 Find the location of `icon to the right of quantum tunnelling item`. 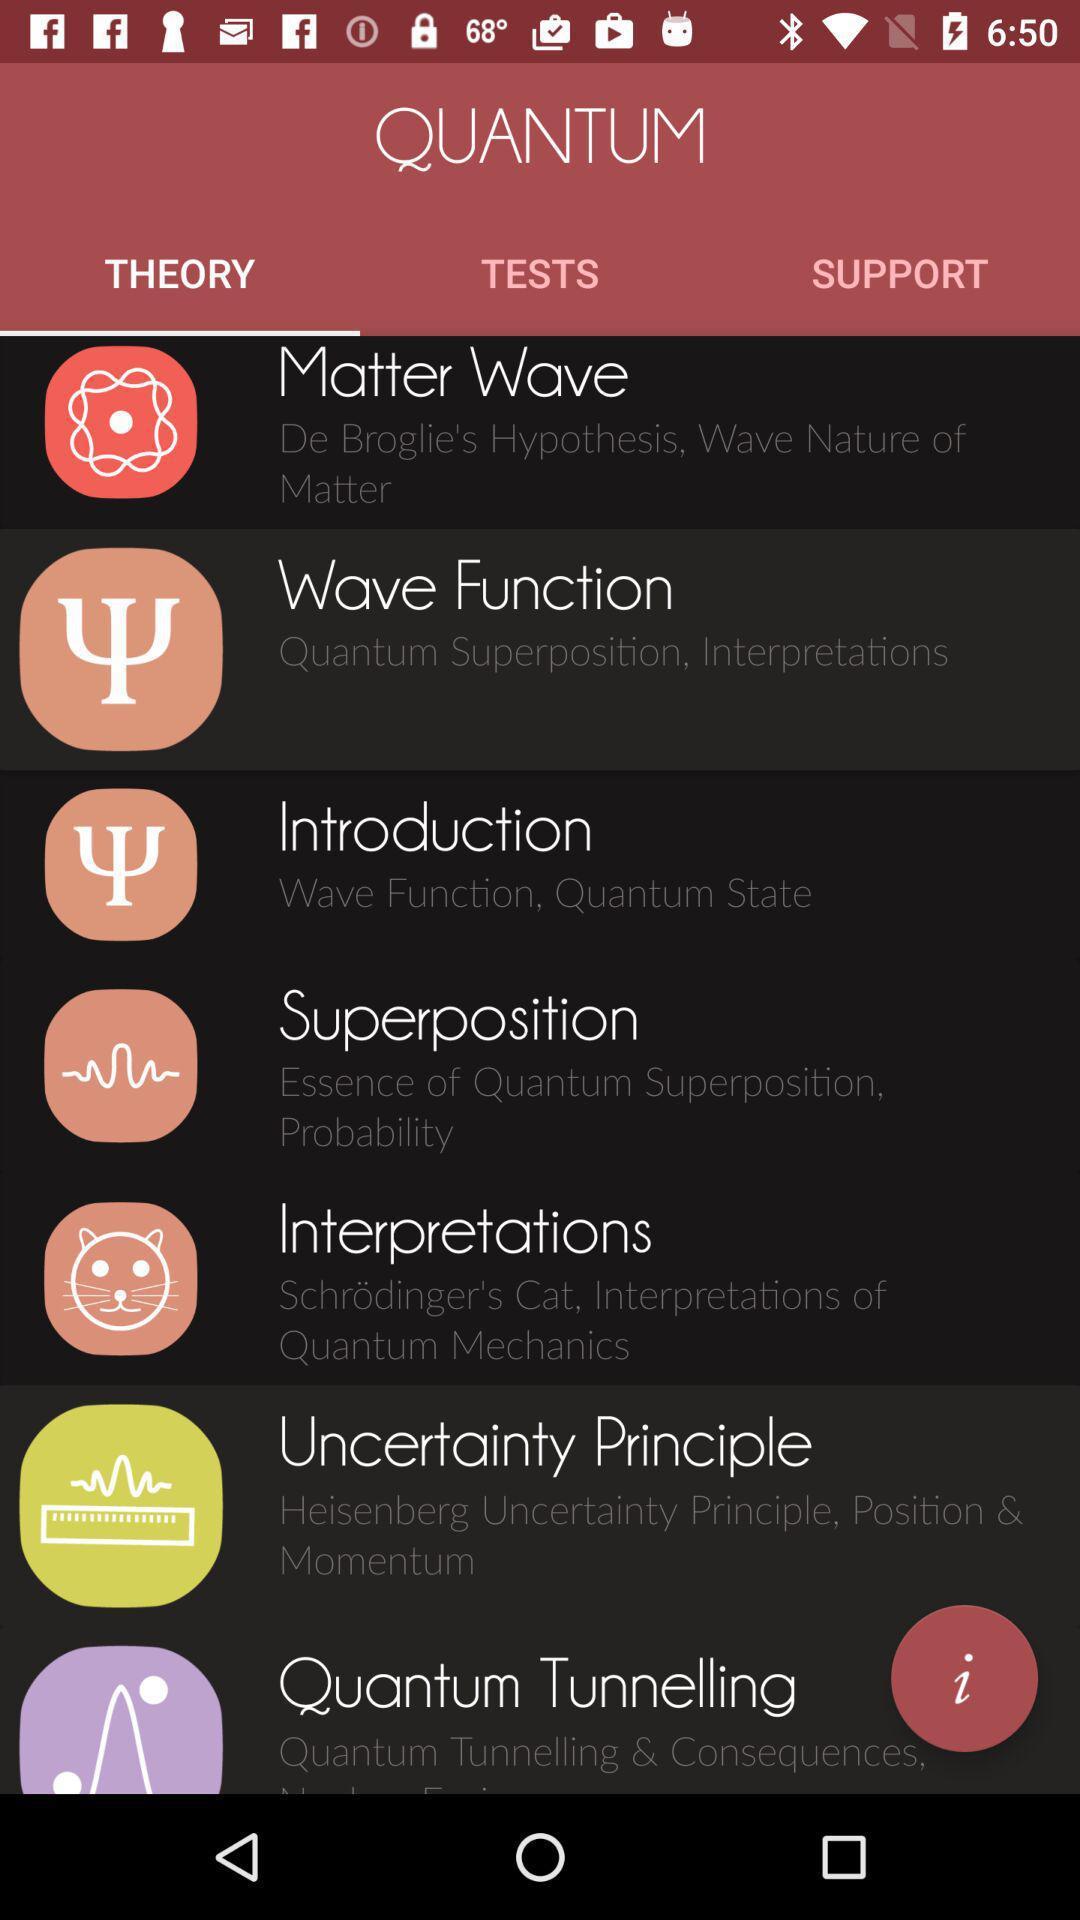

icon to the right of quantum tunnelling item is located at coordinates (963, 1678).